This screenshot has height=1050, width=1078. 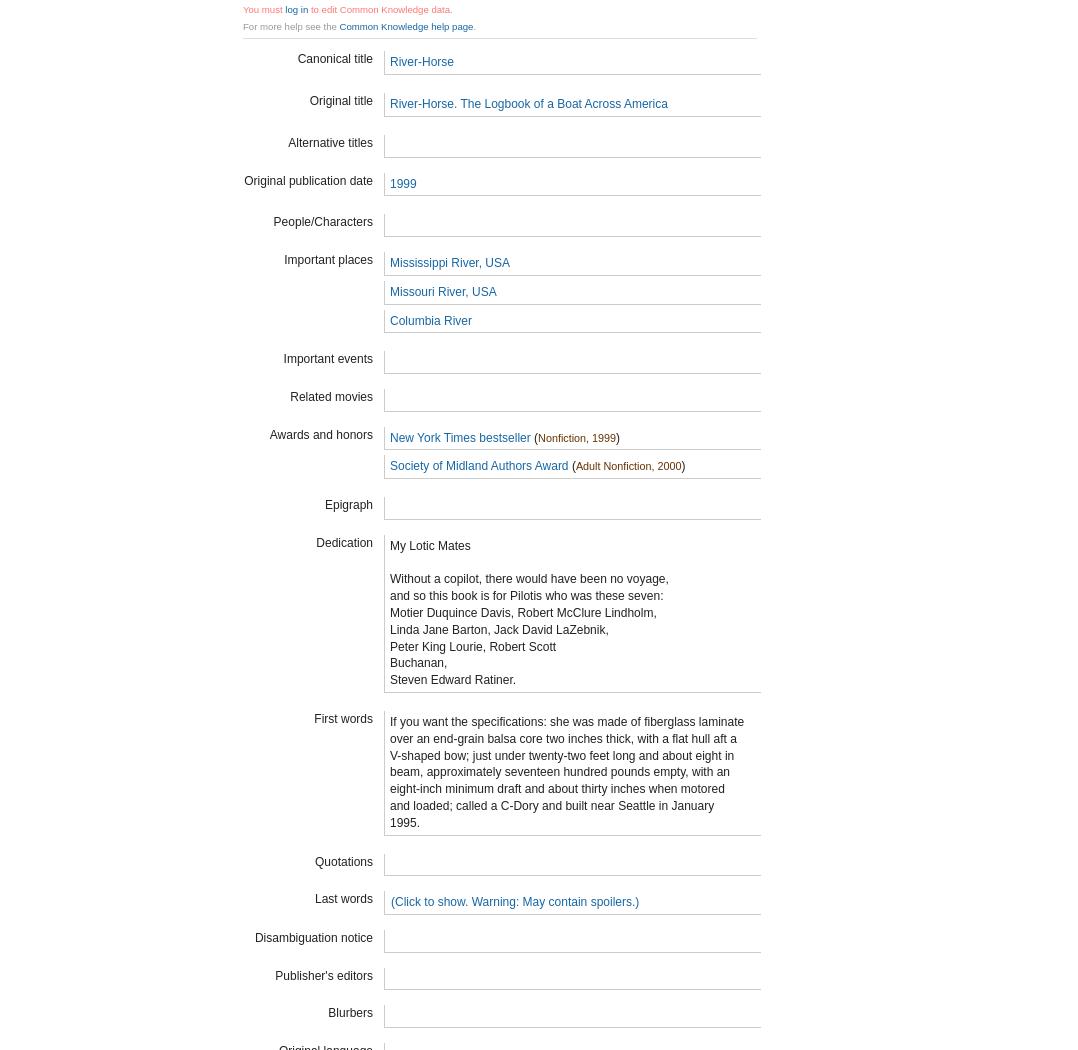 What do you see at coordinates (339, 101) in the screenshot?
I see `'Original title'` at bounding box center [339, 101].